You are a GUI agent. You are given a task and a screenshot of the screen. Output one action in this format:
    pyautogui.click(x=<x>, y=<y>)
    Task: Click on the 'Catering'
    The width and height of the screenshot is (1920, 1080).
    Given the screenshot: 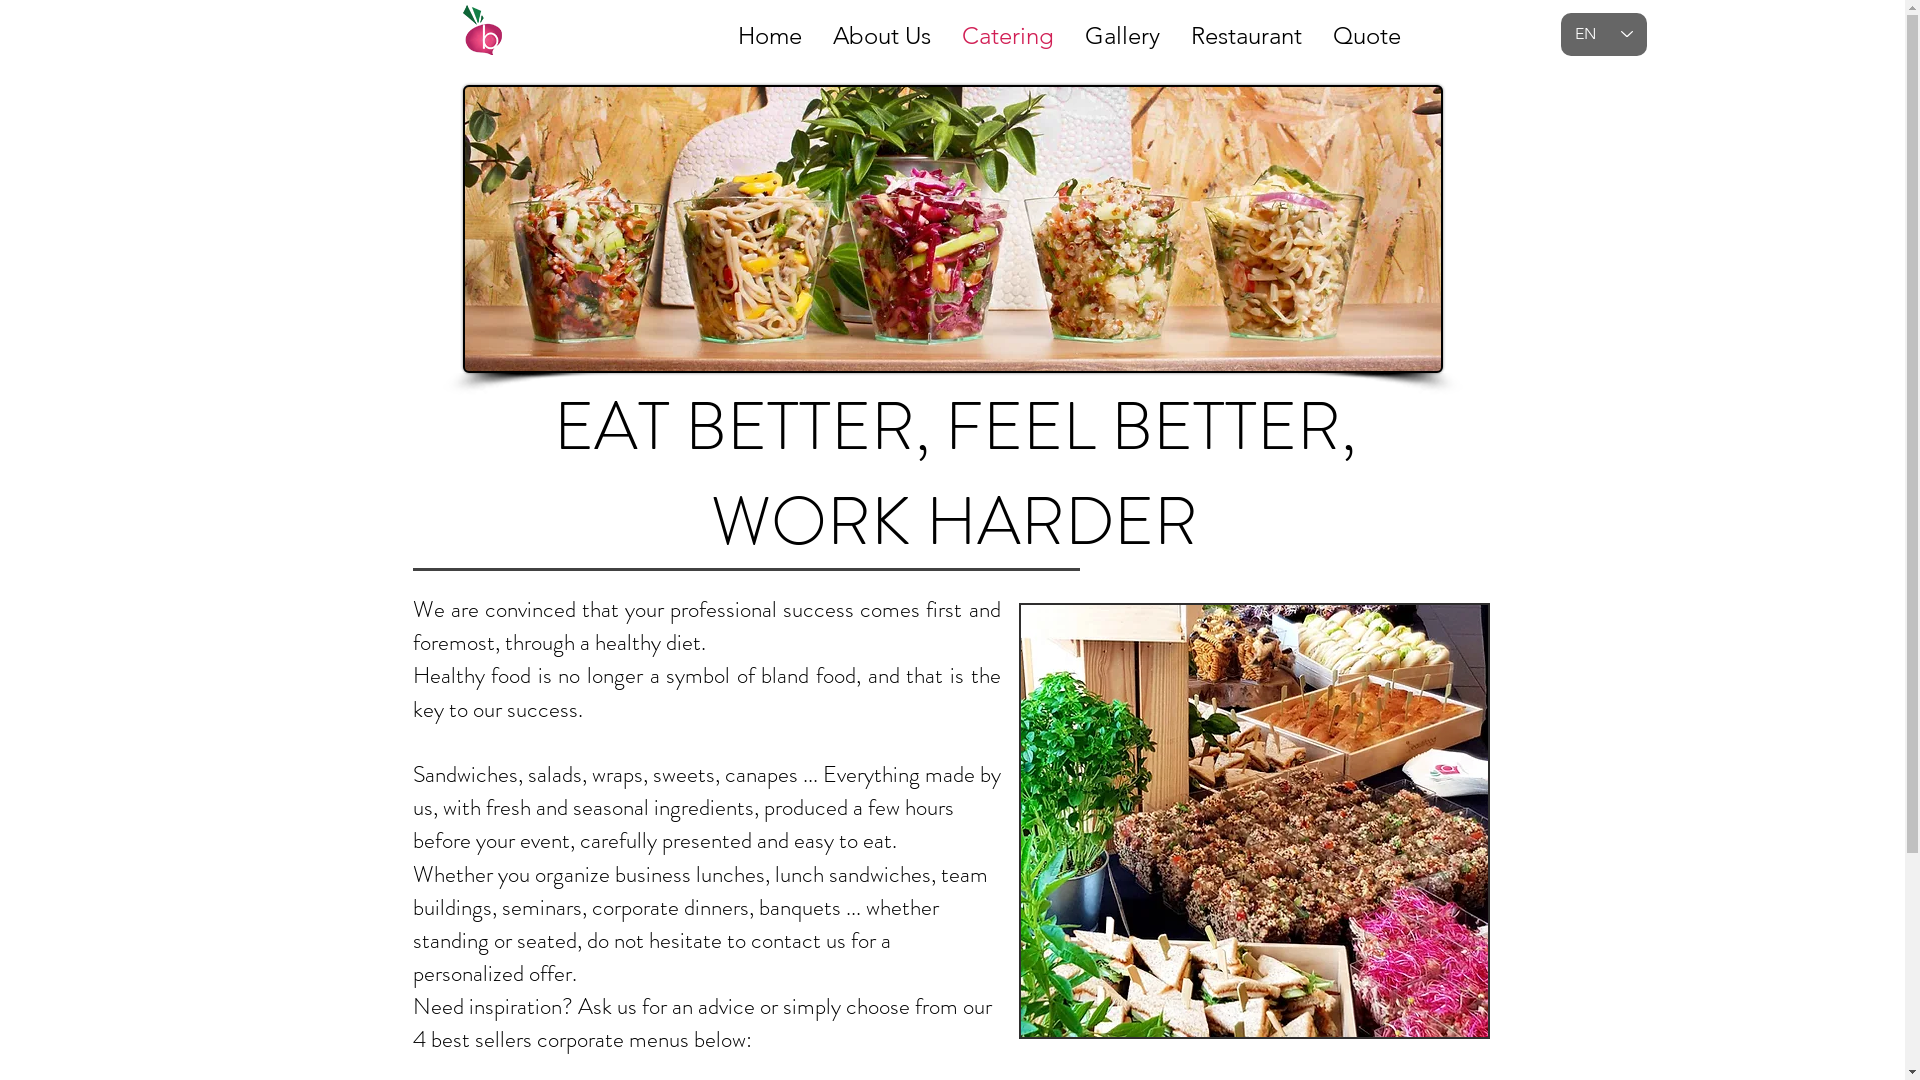 What is the action you would take?
    pyautogui.click(x=1007, y=30)
    